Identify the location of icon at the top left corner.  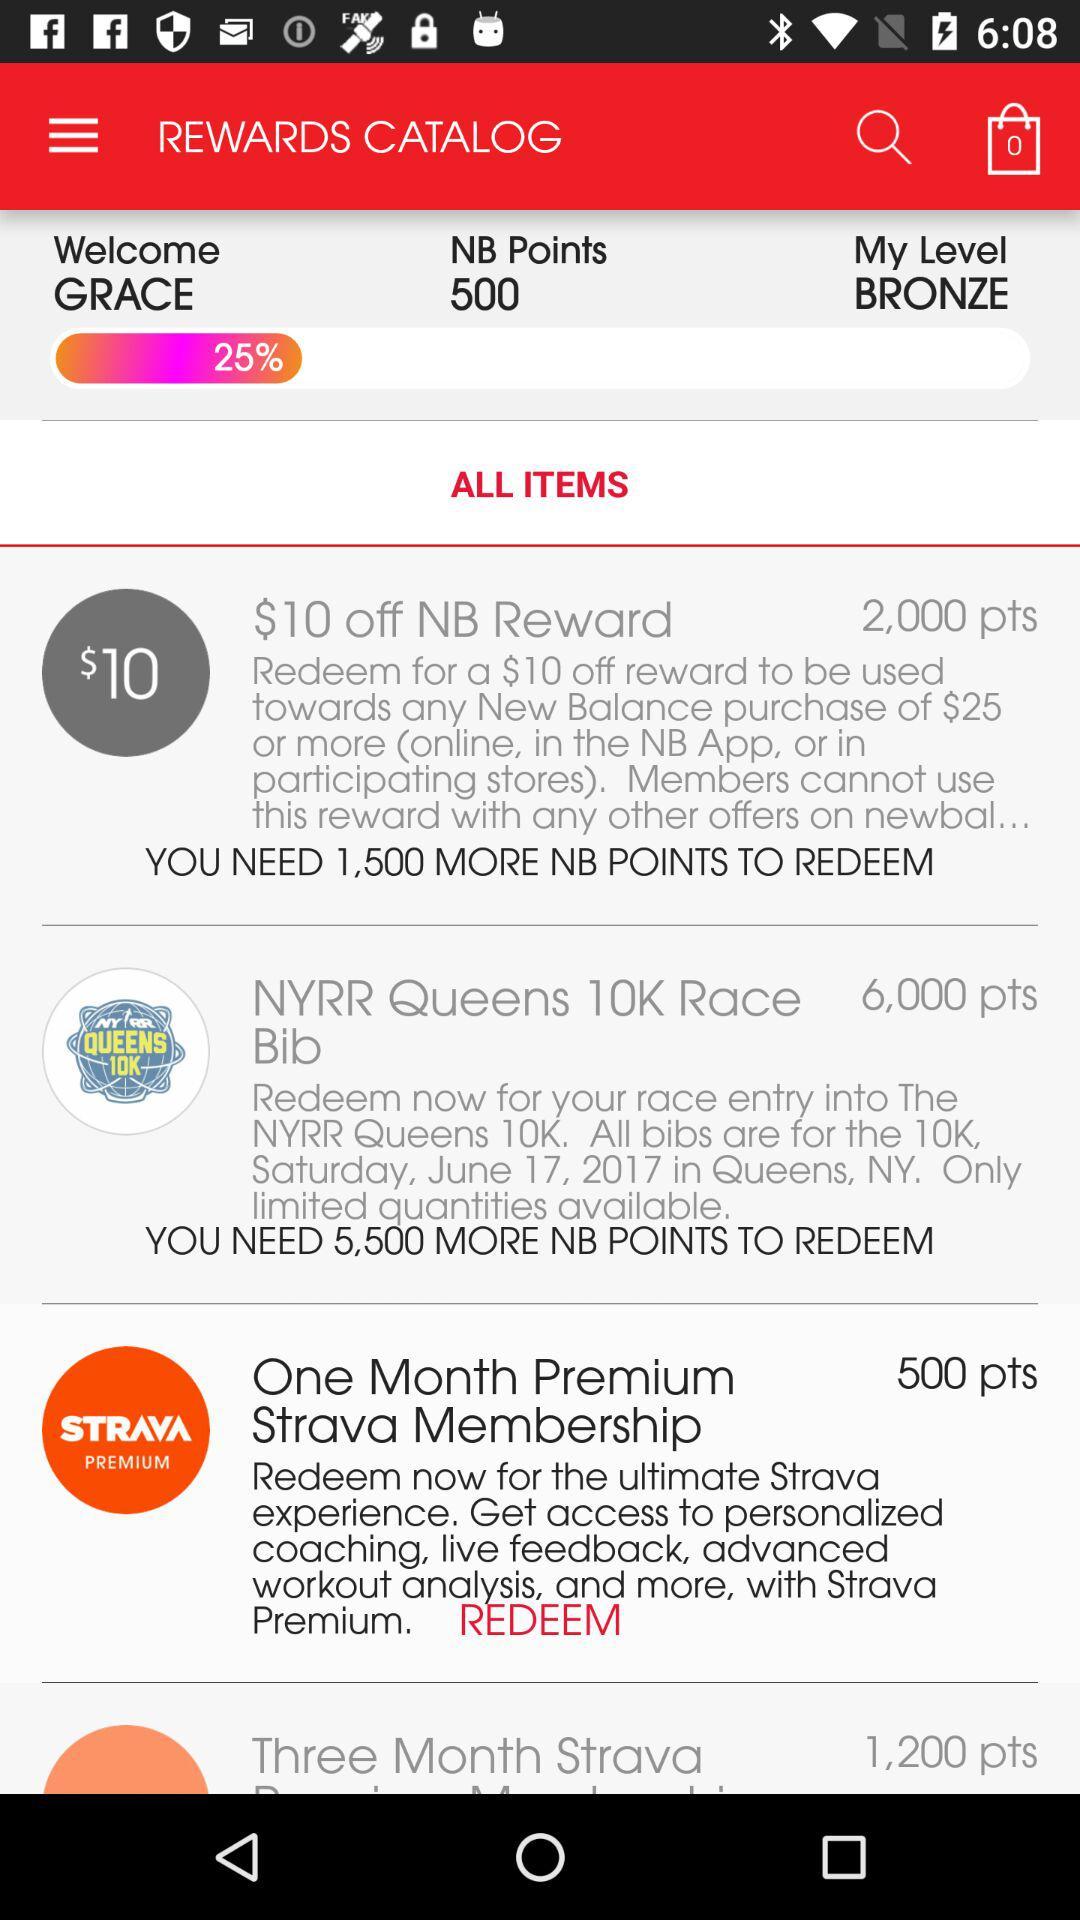
(72, 135).